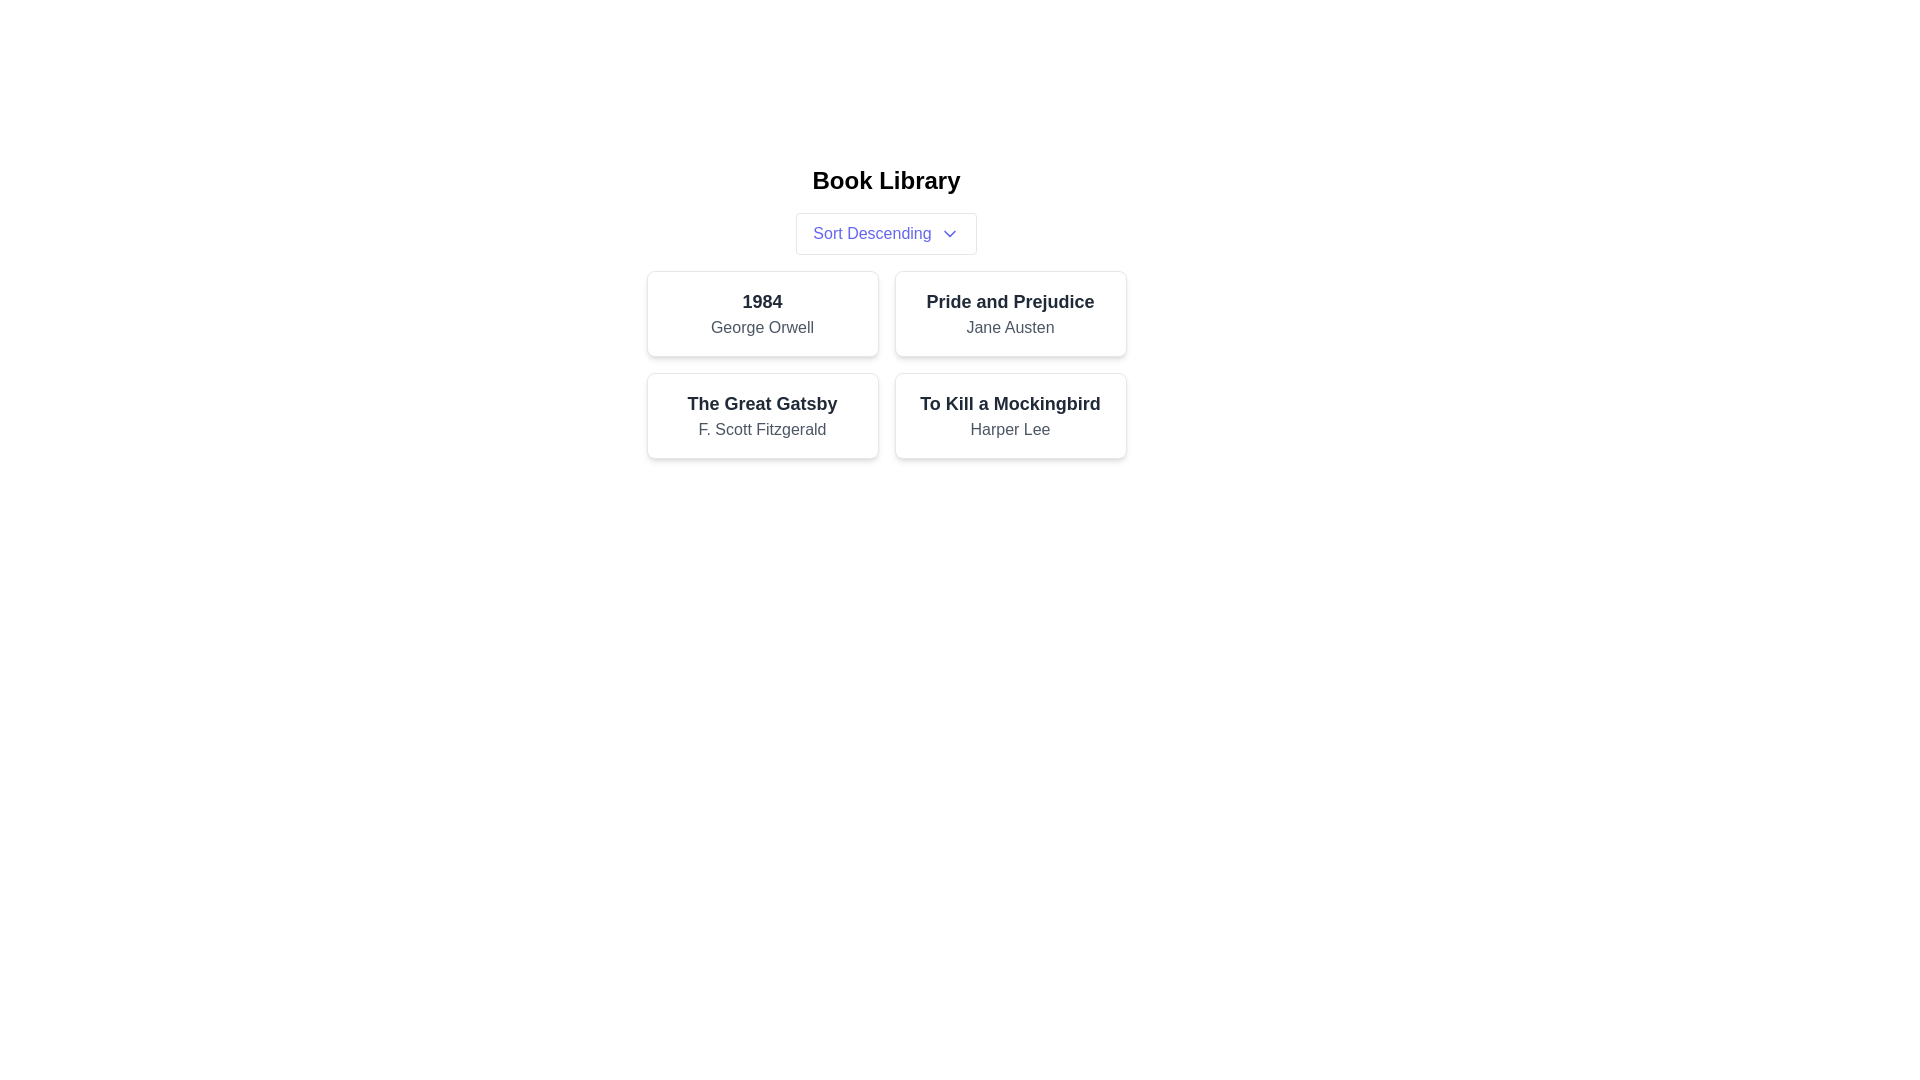 This screenshot has height=1080, width=1920. Describe the element at coordinates (1010, 326) in the screenshot. I see `the static text label displaying 'Jane Austen', which is located below the title 'Pride and Prejudice' in a card layout` at that location.